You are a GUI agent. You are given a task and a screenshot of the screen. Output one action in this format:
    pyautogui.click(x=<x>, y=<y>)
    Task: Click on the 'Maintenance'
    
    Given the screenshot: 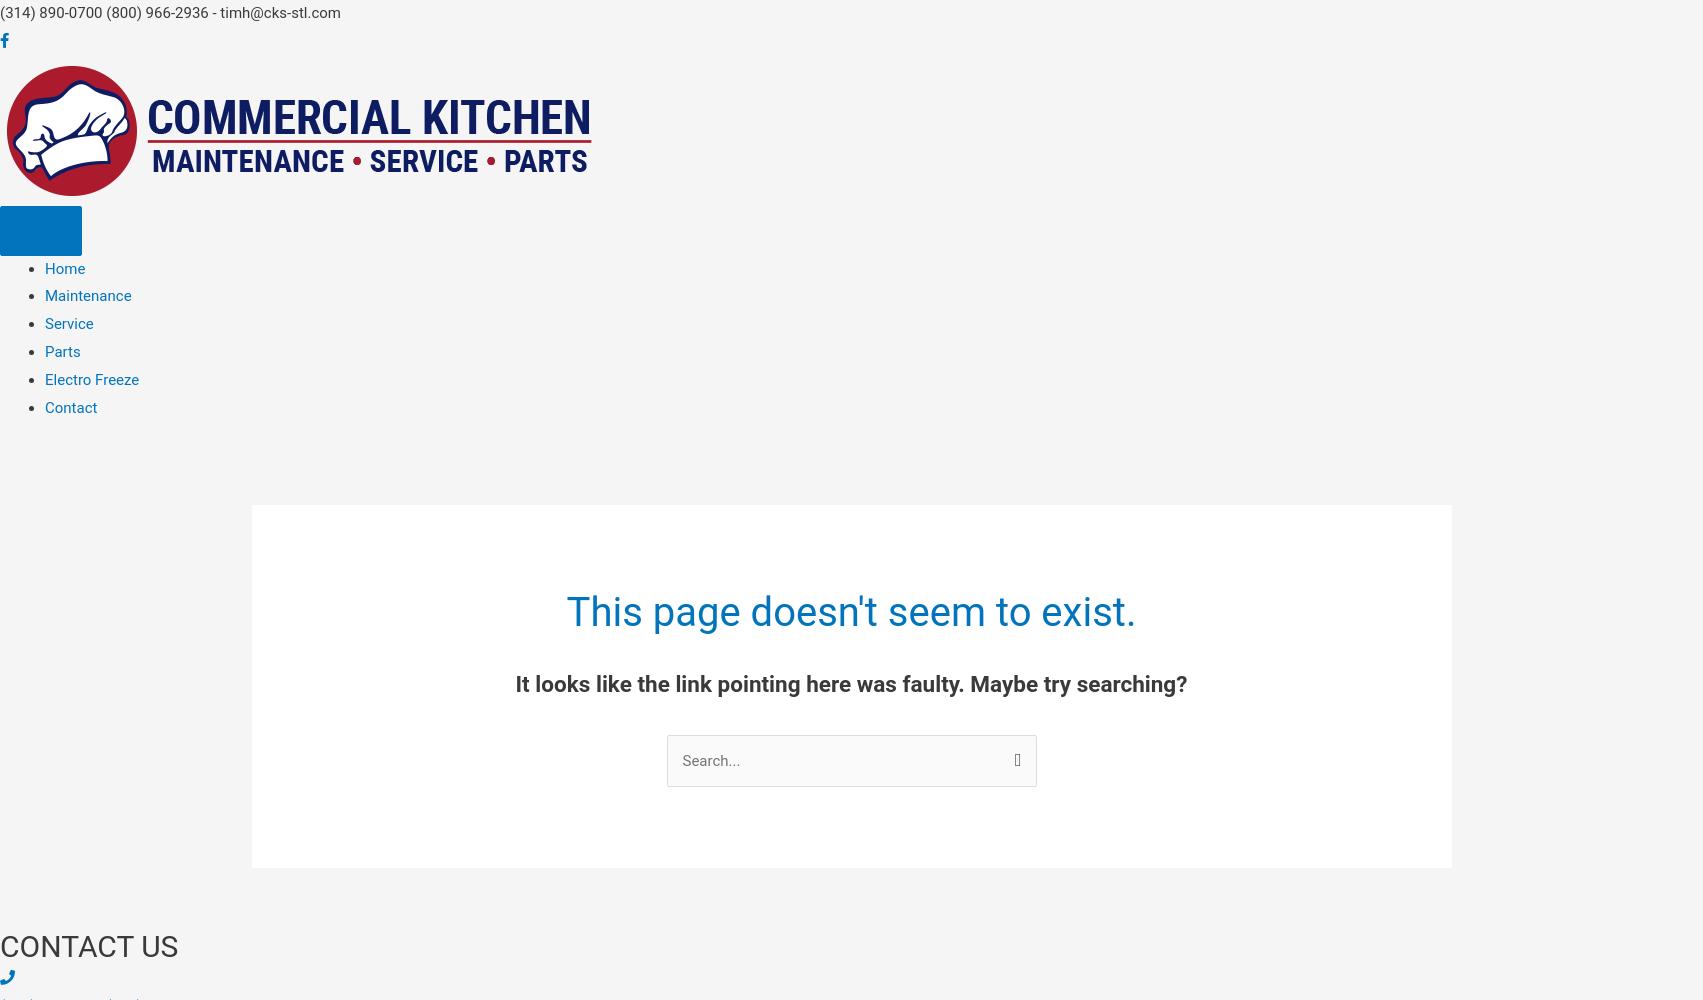 What is the action you would take?
    pyautogui.click(x=88, y=296)
    